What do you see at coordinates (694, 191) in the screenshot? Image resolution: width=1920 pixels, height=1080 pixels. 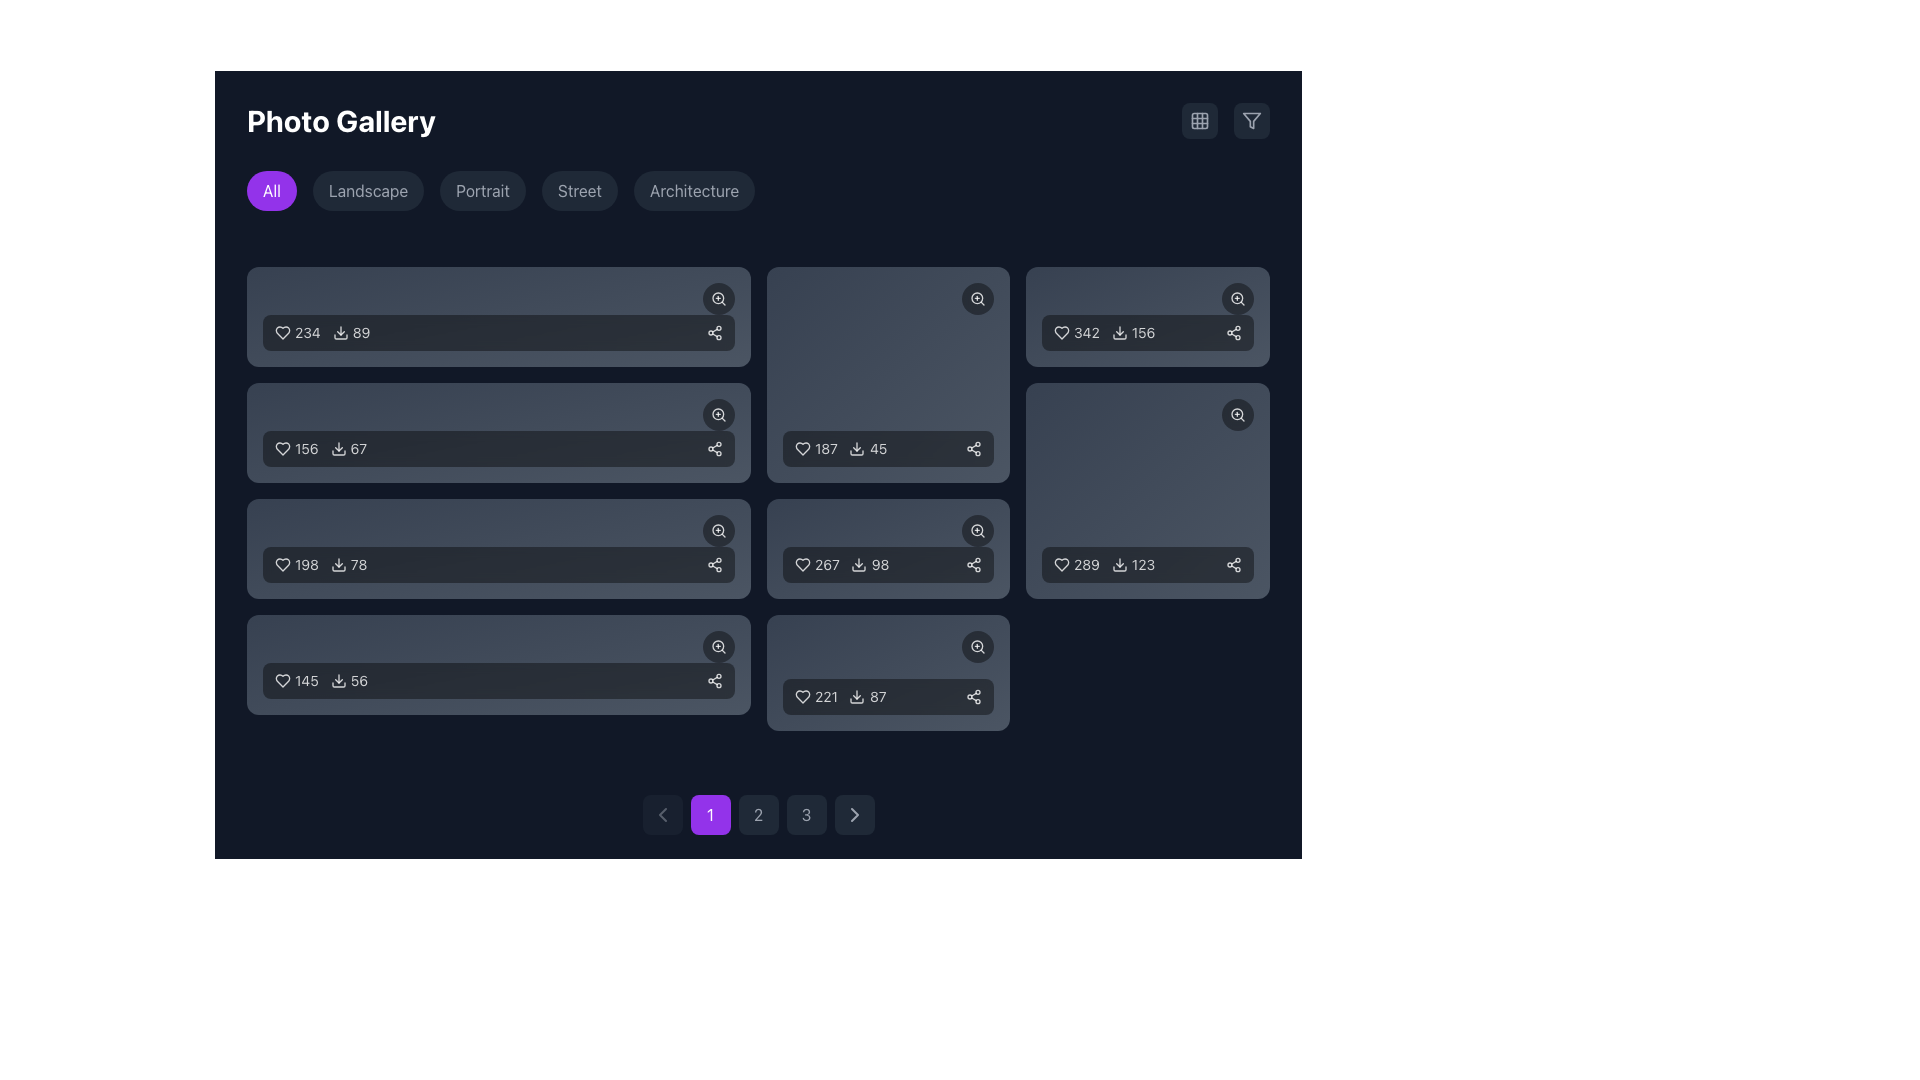 I see `the pill-shaped button labeled 'Architecture' with a dark gray background` at bounding box center [694, 191].